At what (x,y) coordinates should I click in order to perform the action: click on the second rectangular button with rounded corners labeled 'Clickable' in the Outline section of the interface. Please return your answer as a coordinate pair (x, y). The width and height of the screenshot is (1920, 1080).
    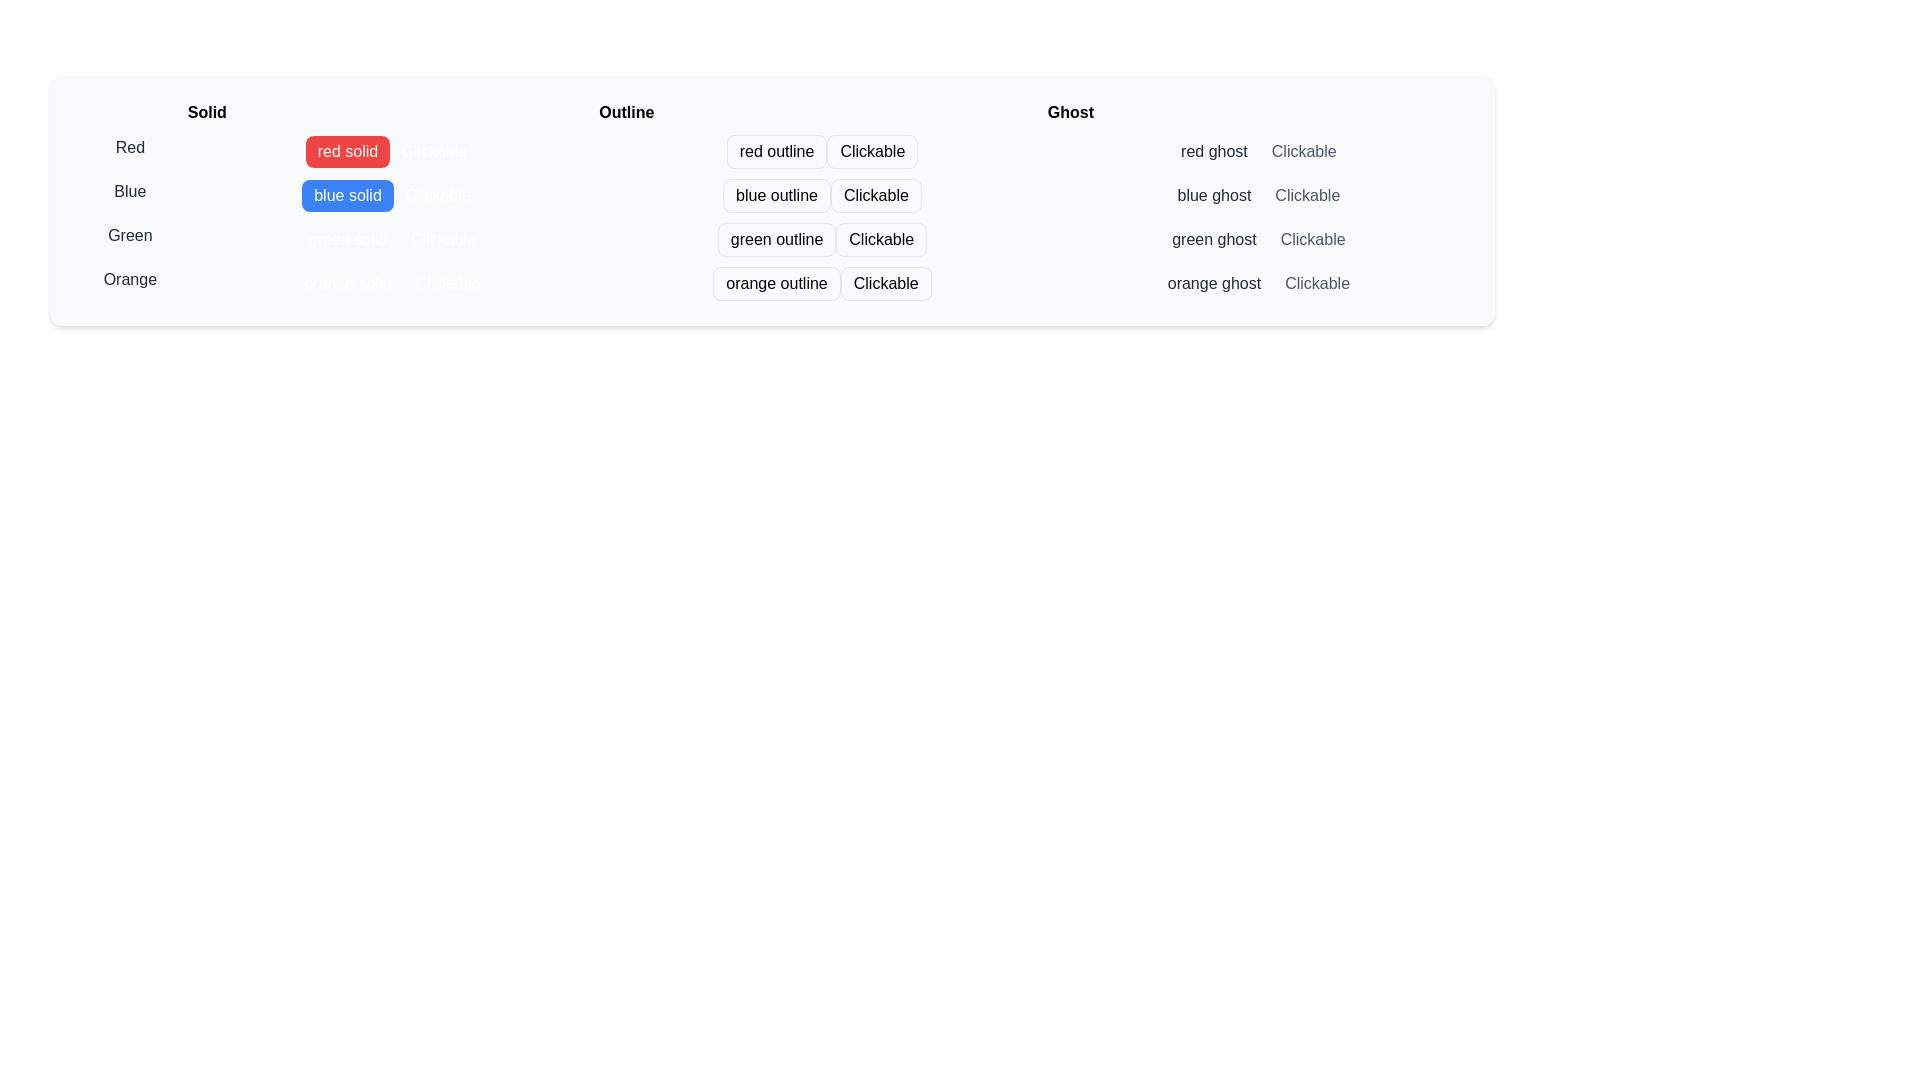
    Looking at the image, I should click on (876, 196).